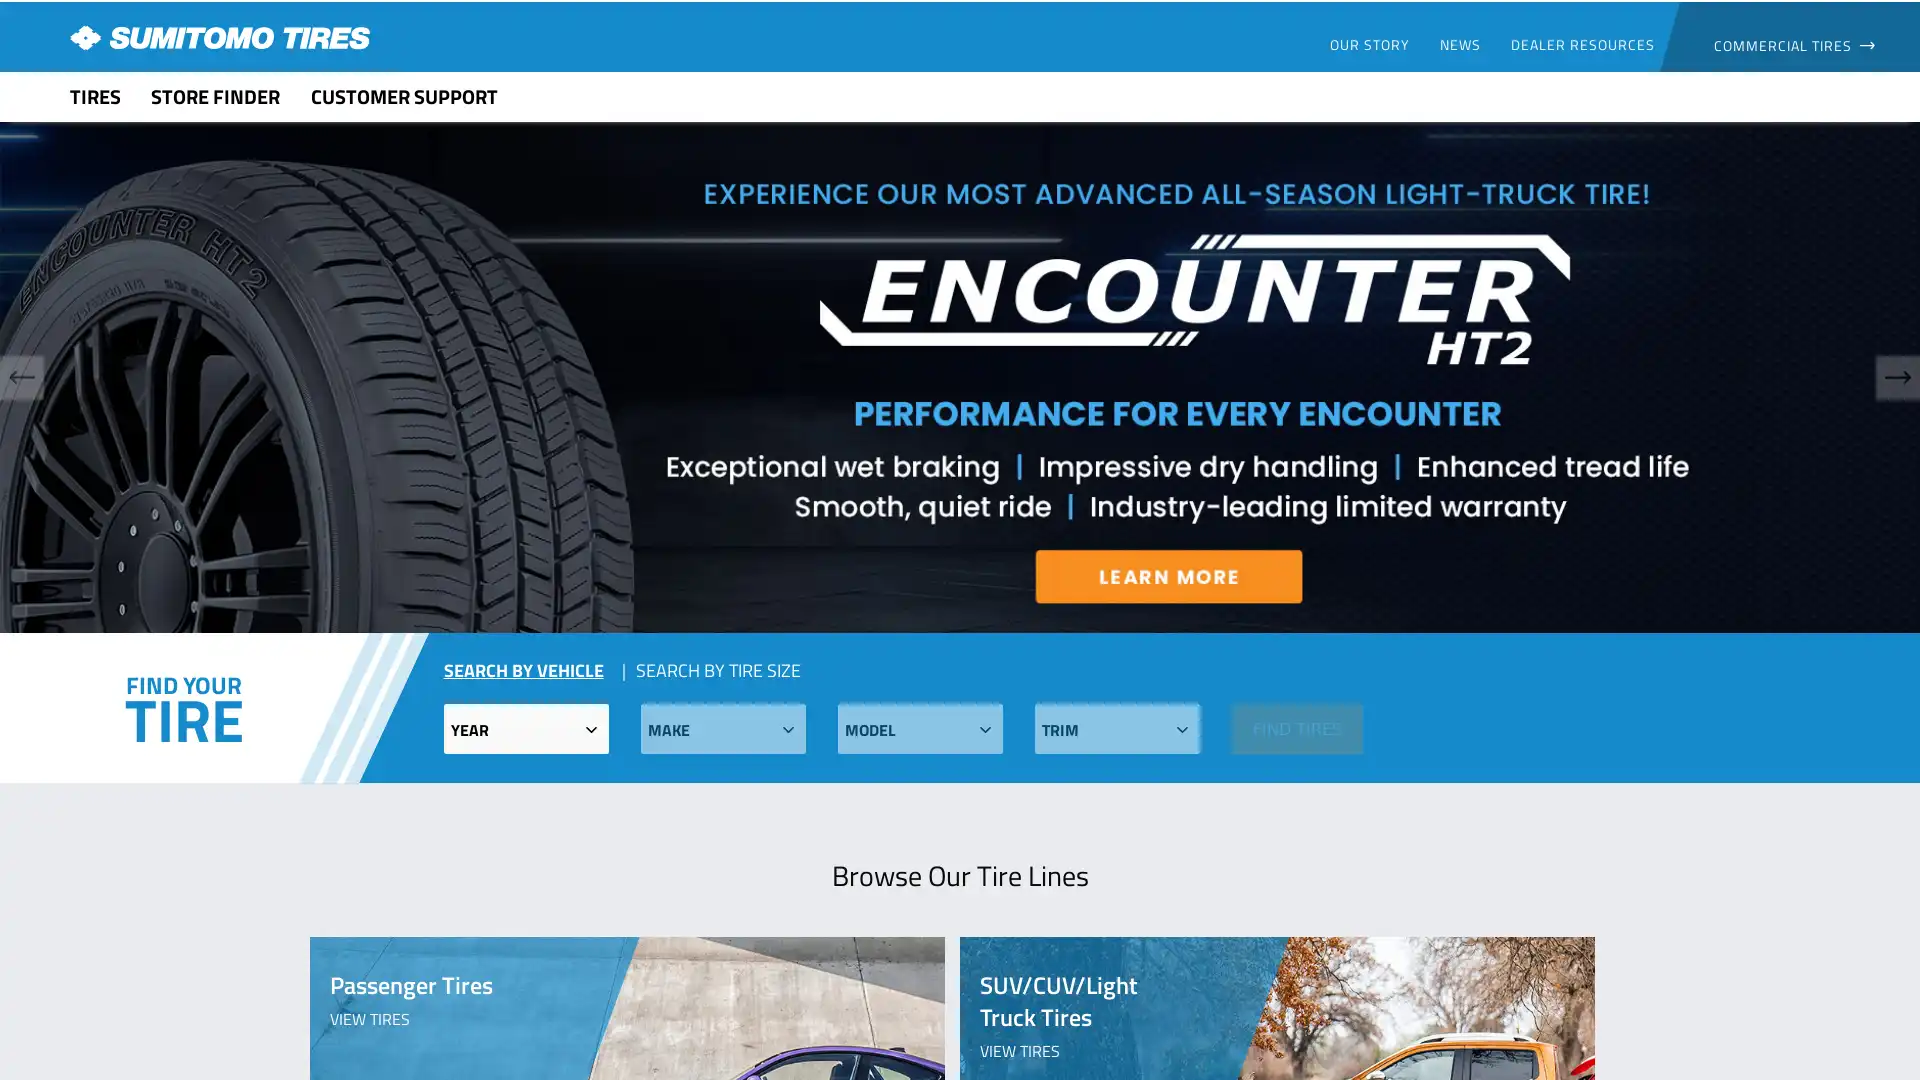  Describe the element at coordinates (1296, 728) in the screenshot. I see `FIND TIRES` at that location.